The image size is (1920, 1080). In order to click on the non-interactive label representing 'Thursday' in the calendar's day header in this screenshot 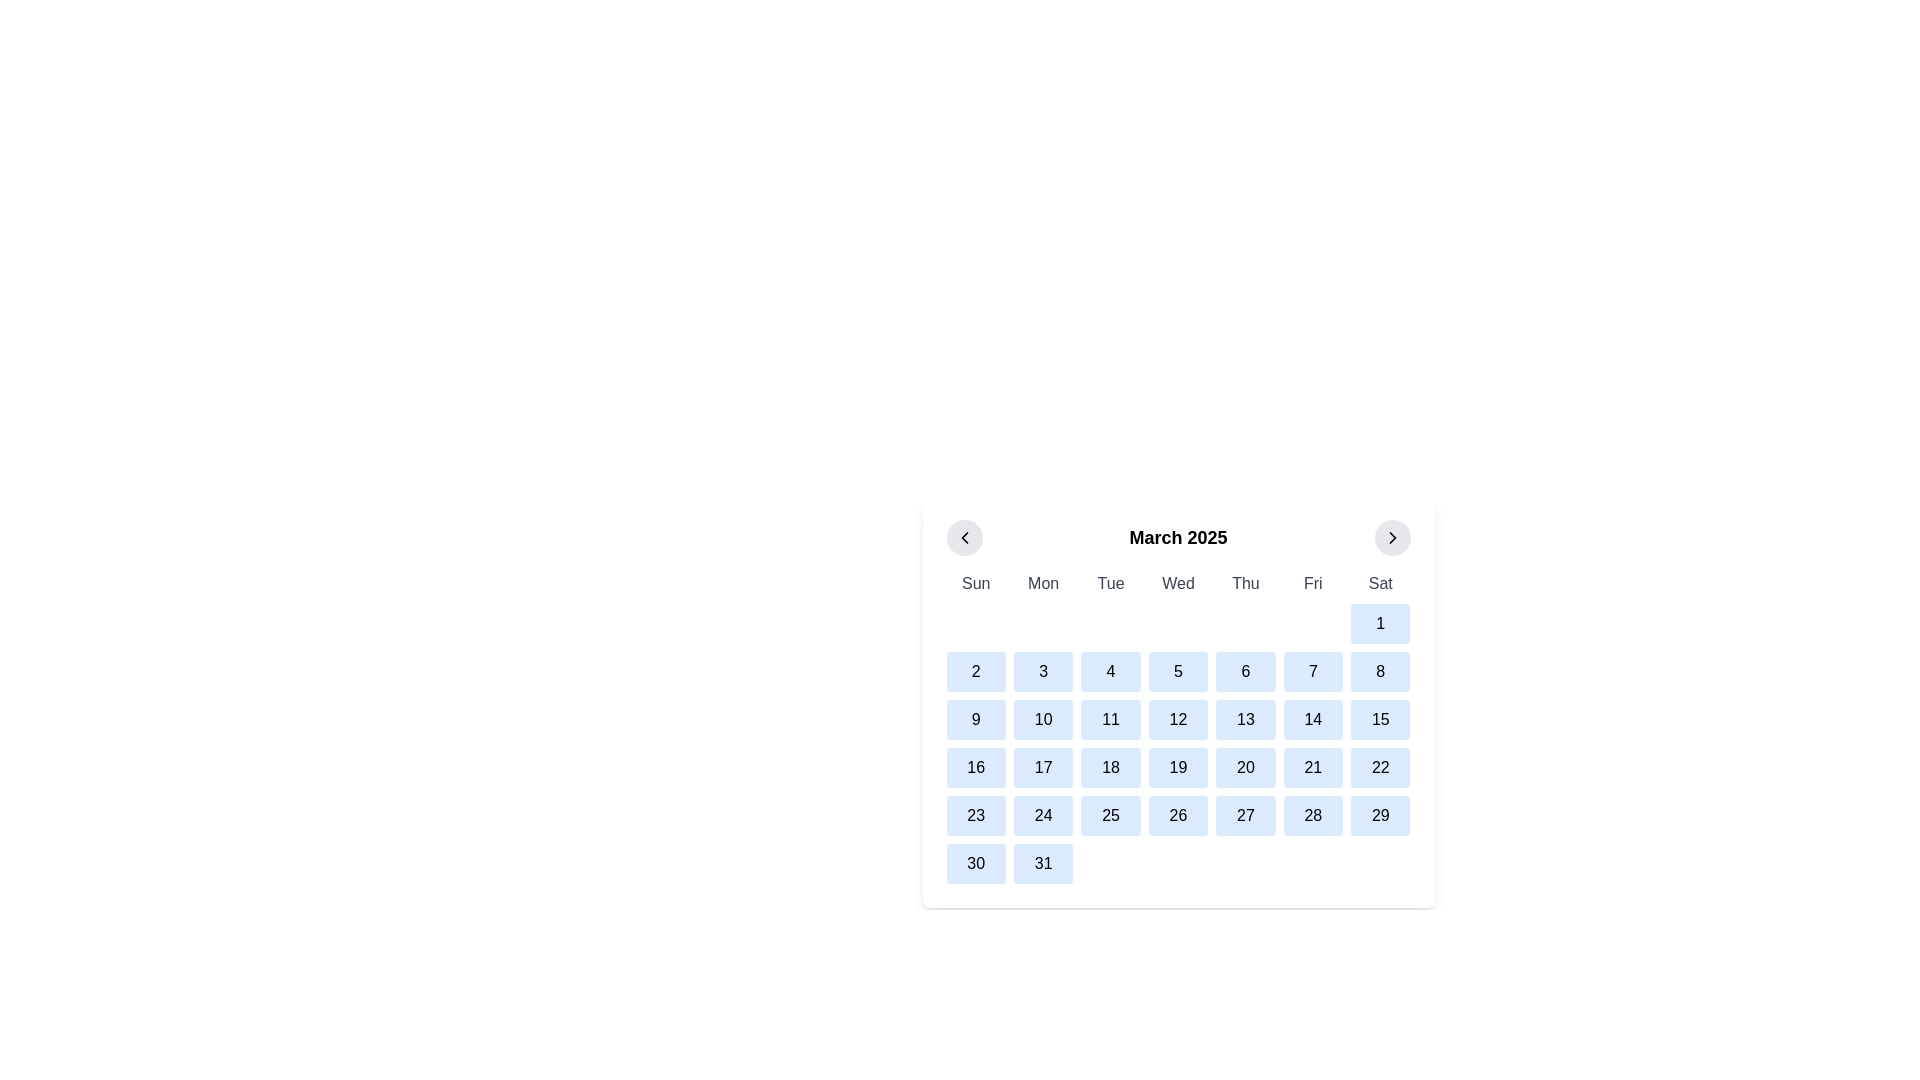, I will do `click(1244, 583)`.